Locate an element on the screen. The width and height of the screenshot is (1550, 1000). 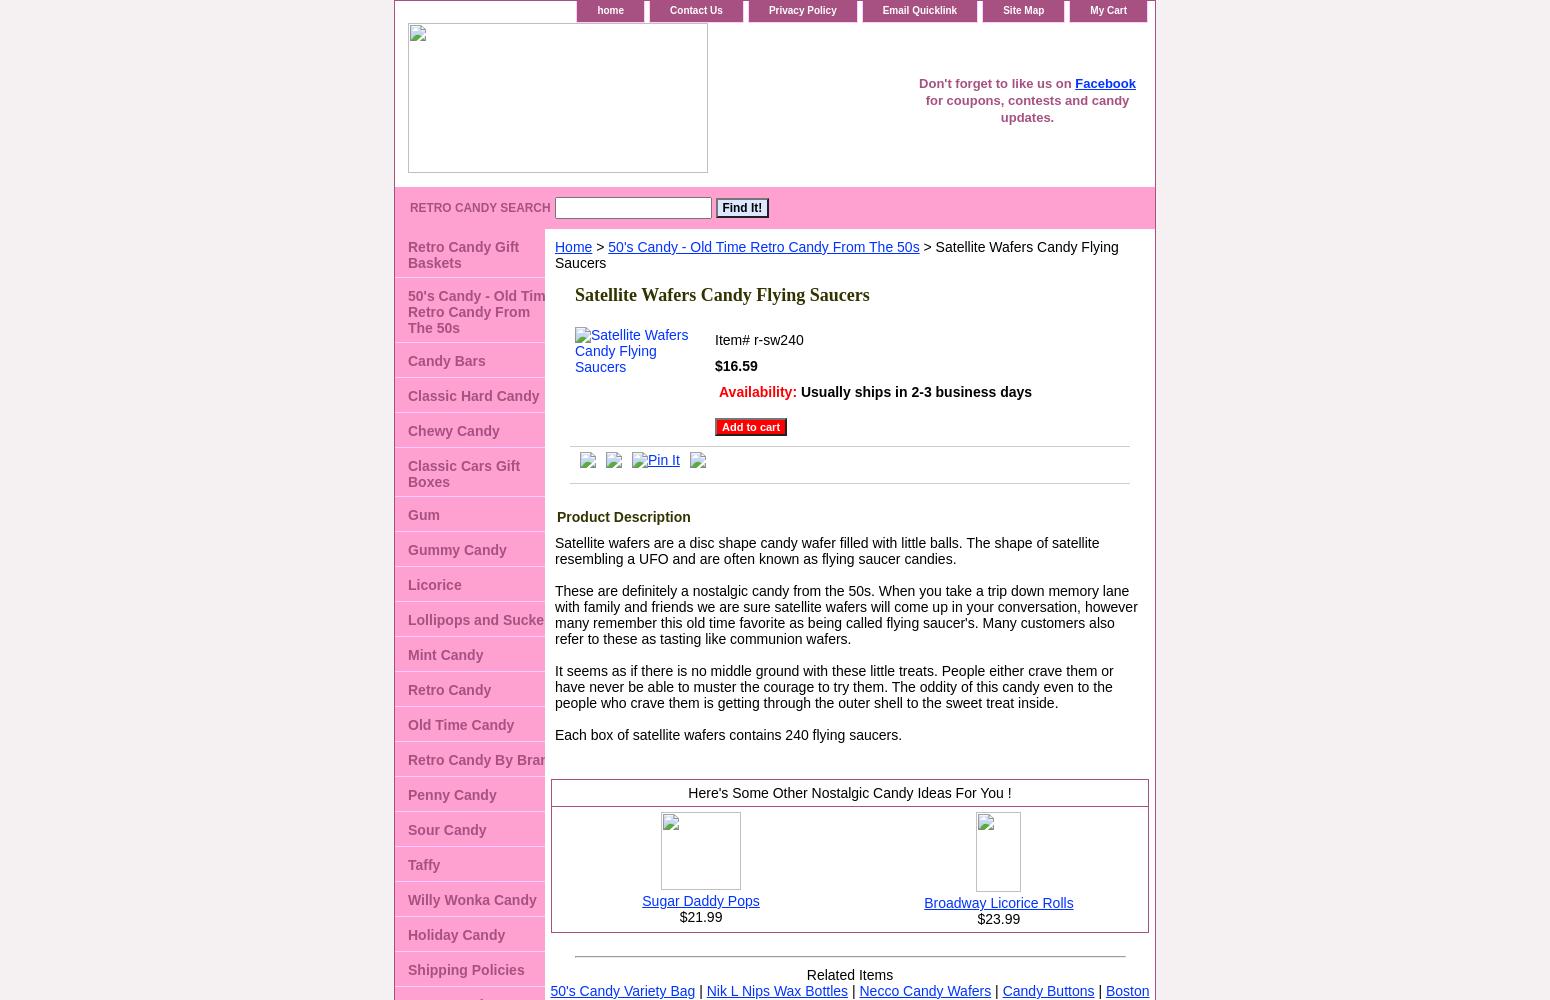
'Chewy  Candy' is located at coordinates (407, 431).